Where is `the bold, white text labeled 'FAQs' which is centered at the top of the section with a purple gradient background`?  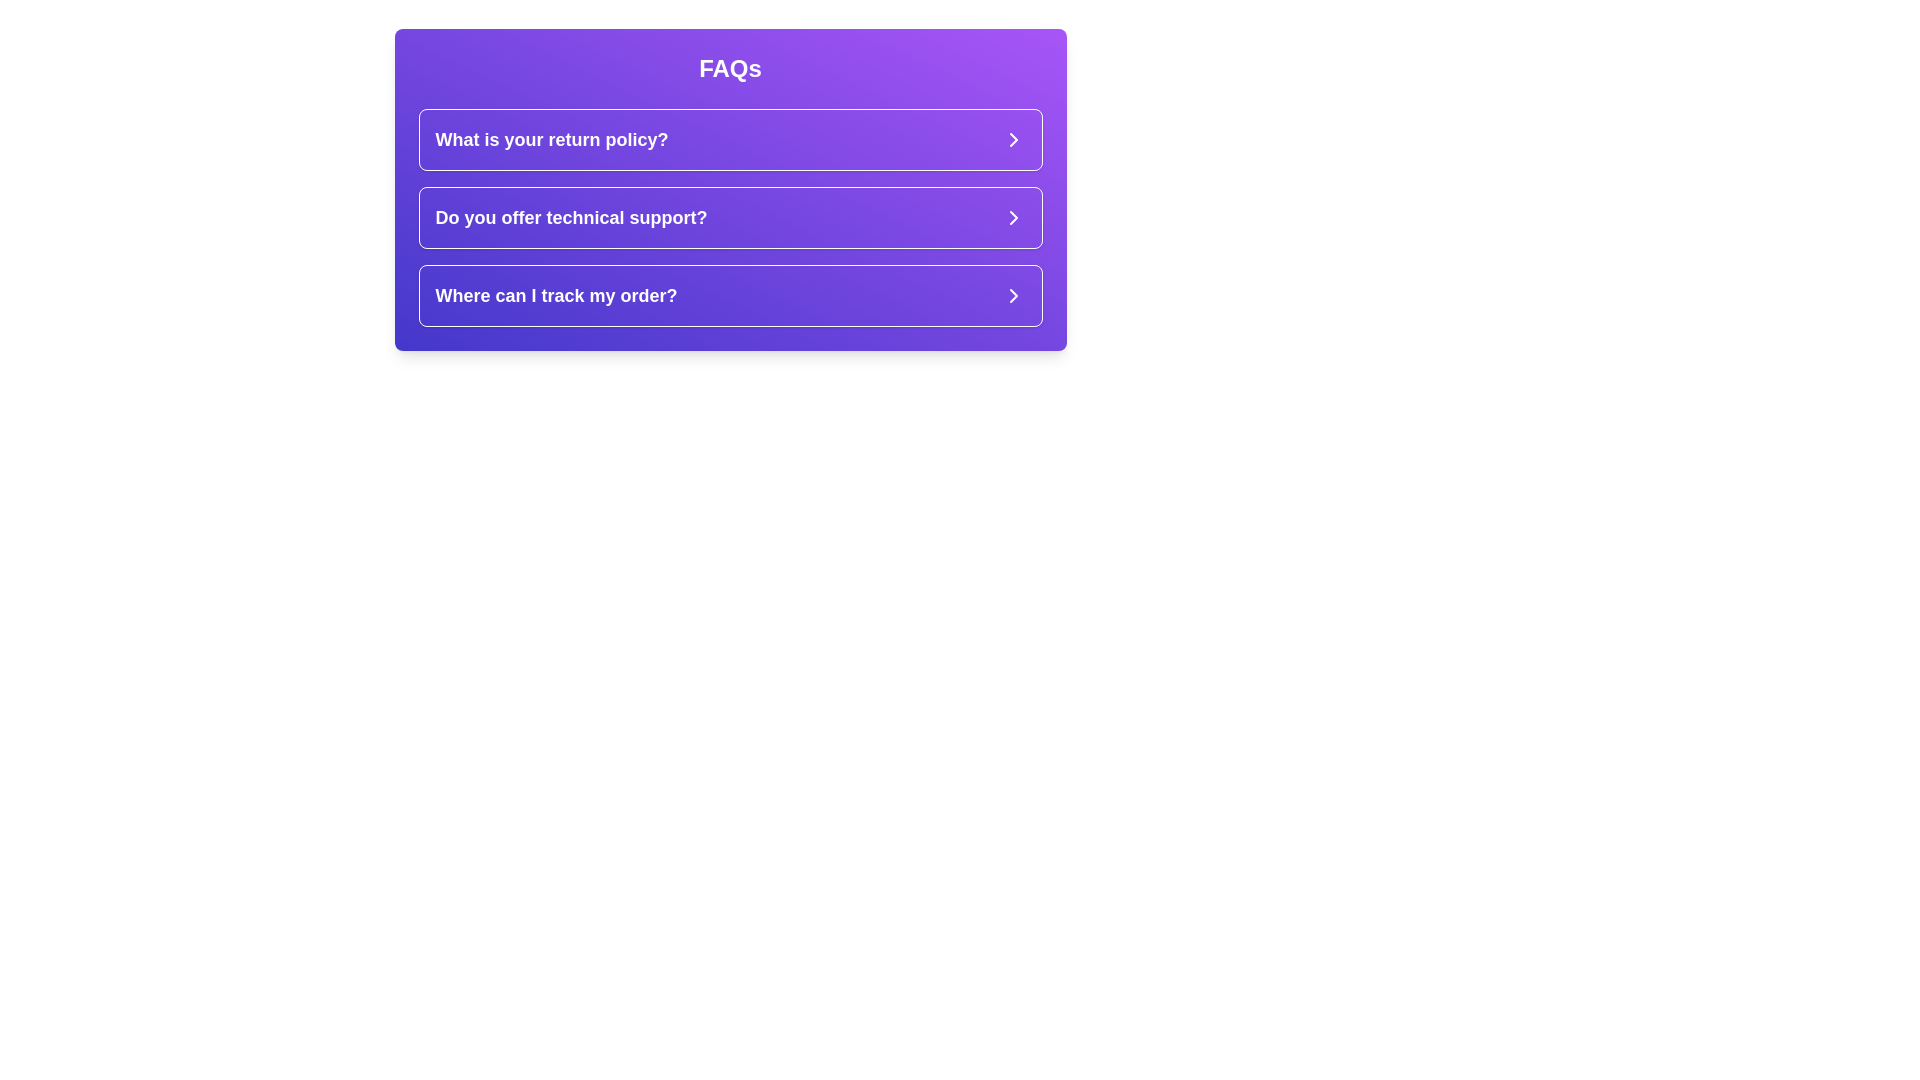
the bold, white text labeled 'FAQs' which is centered at the top of the section with a purple gradient background is located at coordinates (729, 68).